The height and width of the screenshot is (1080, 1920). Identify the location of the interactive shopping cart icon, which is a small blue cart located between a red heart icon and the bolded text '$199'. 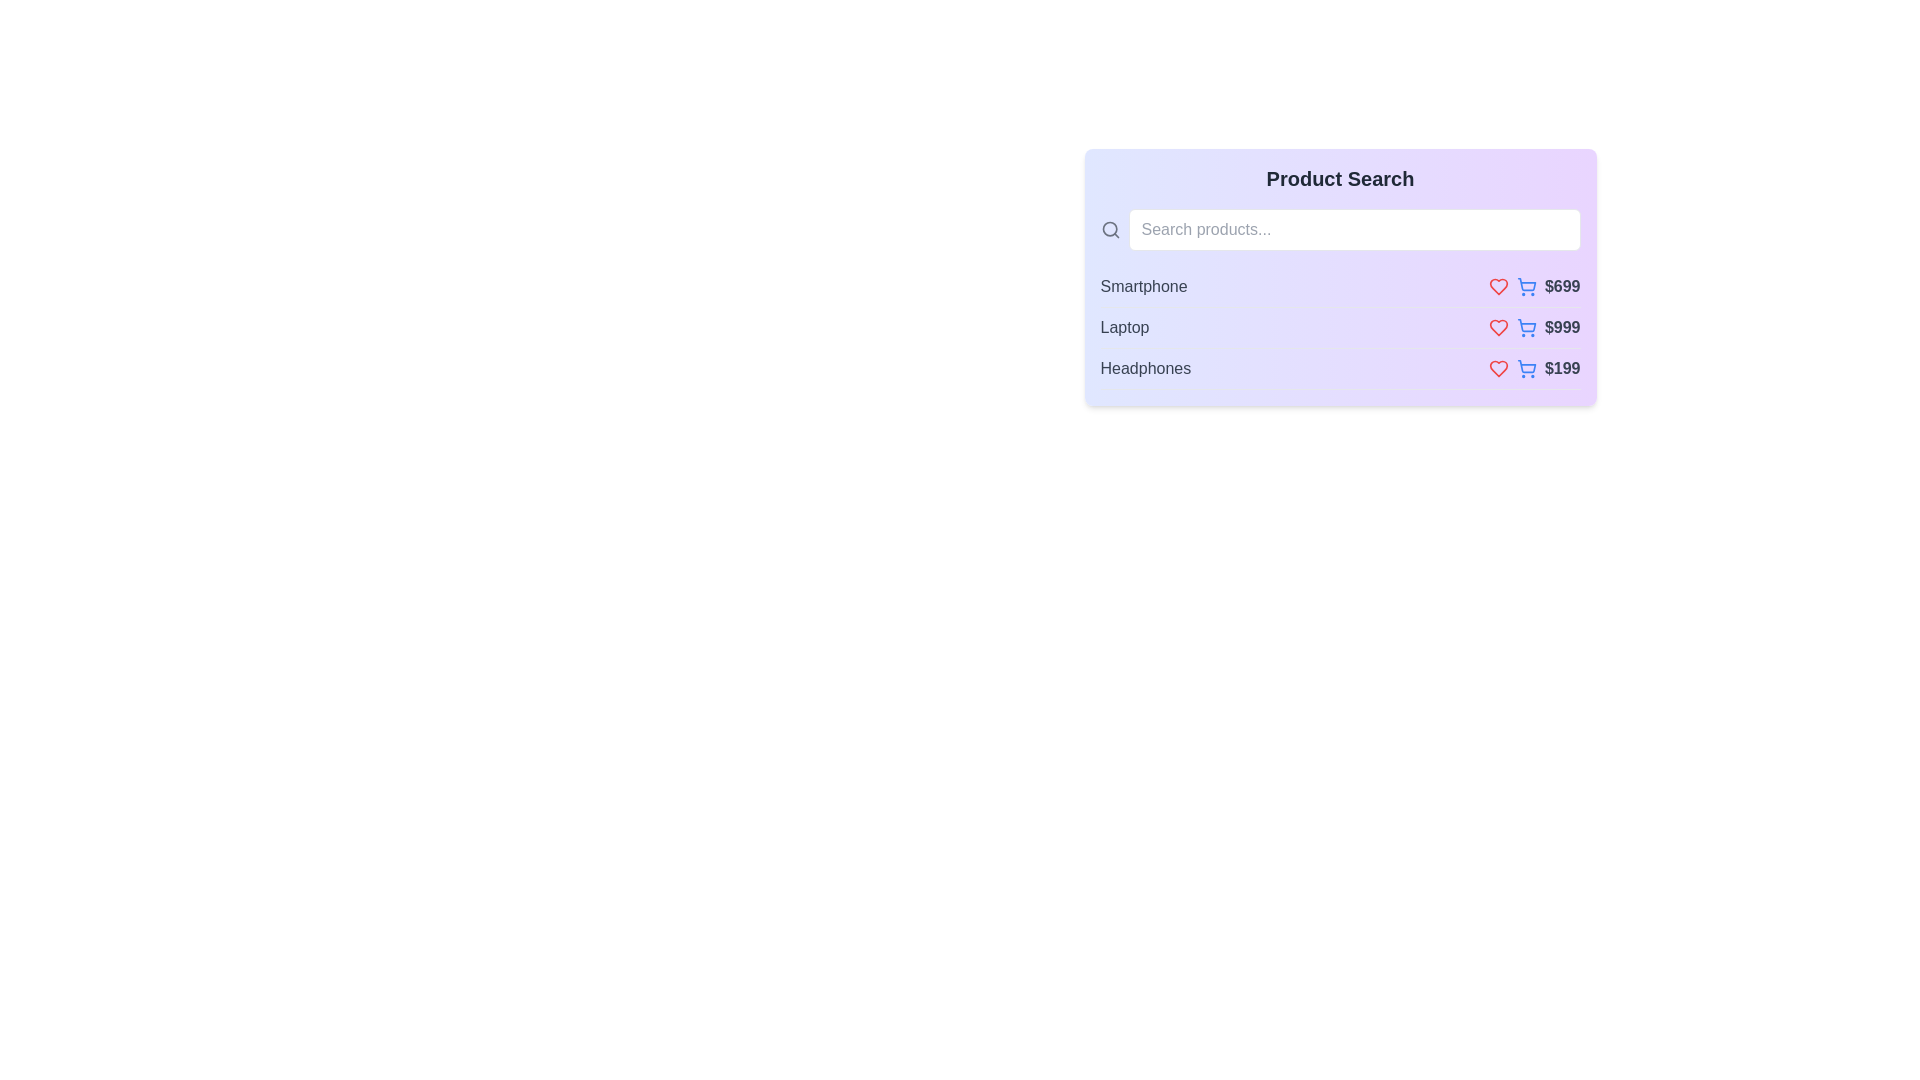
(1533, 369).